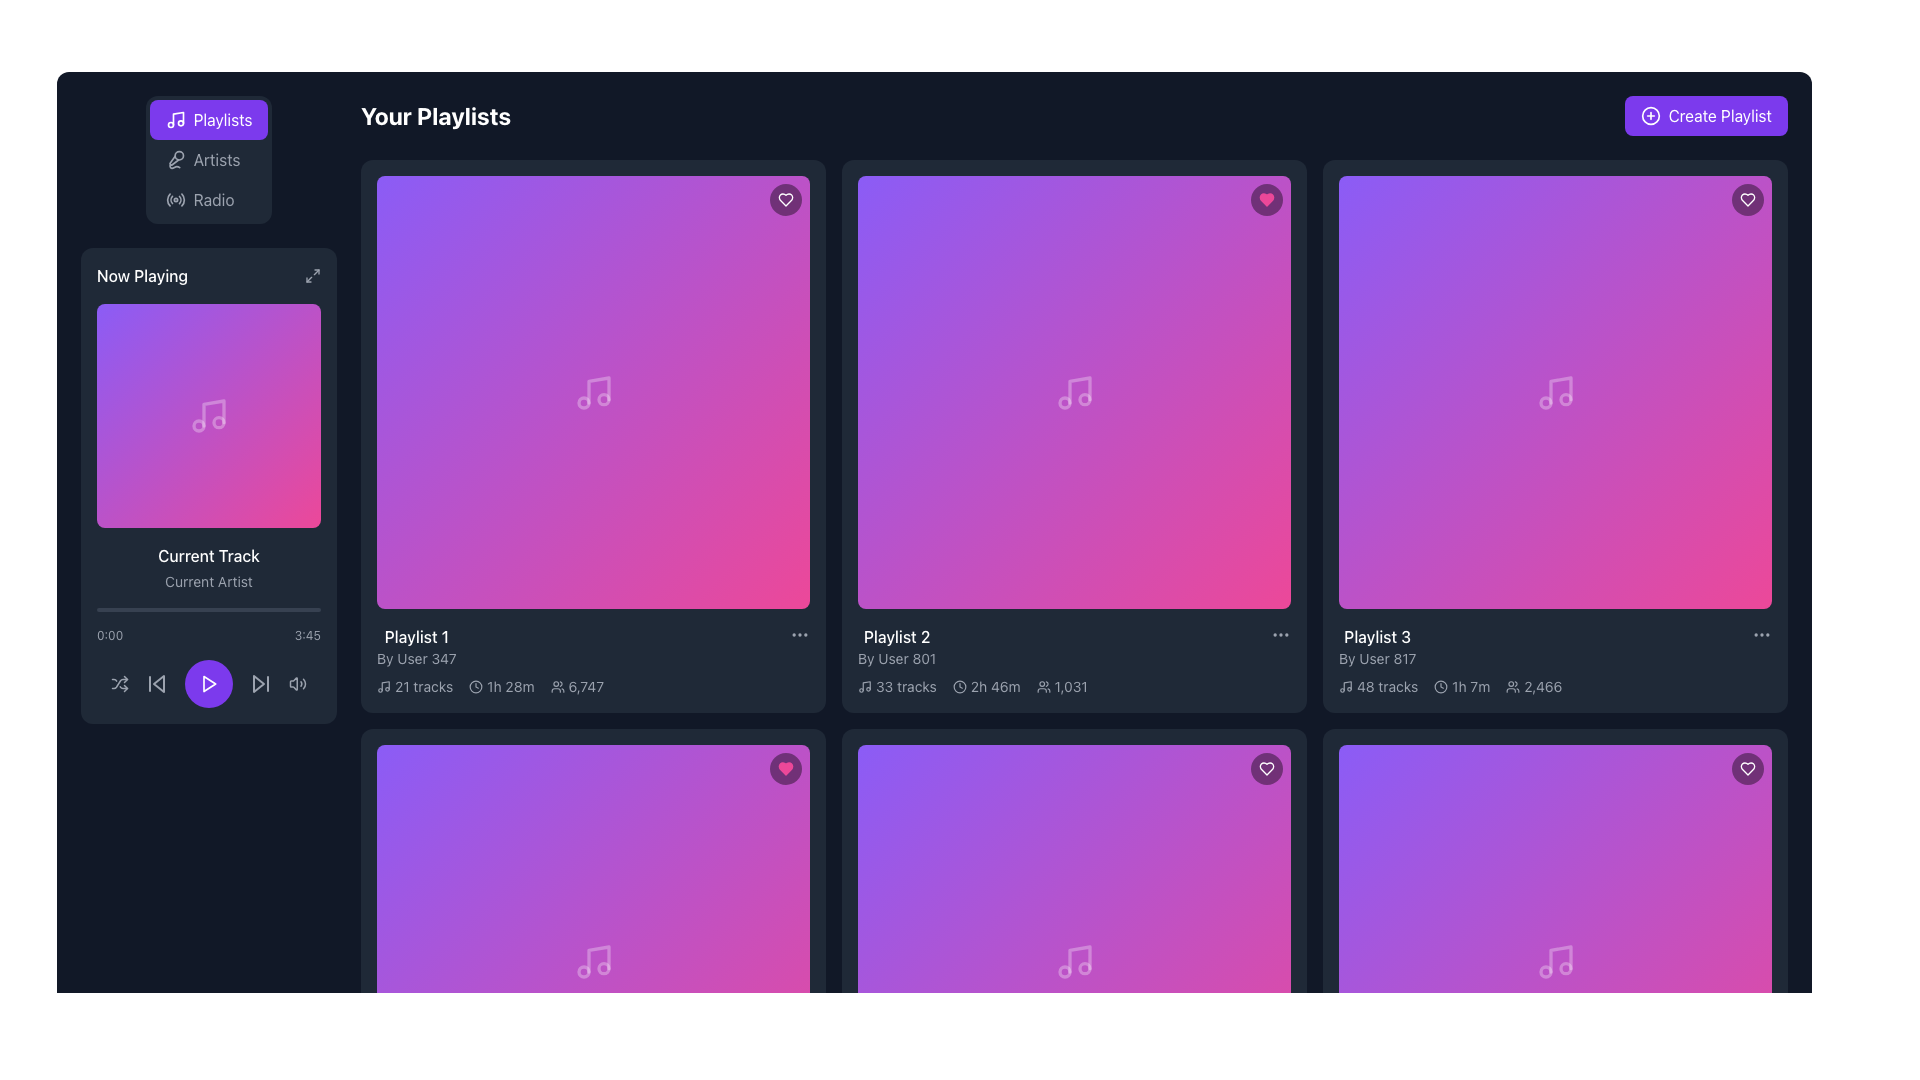 The height and width of the screenshot is (1080, 1920). What do you see at coordinates (958, 685) in the screenshot?
I see `the SVG graphic component representing a circular element as part of the clock icon, which is located towards the center-right of the interface adjacent to textual data about track length and listener count` at bounding box center [958, 685].